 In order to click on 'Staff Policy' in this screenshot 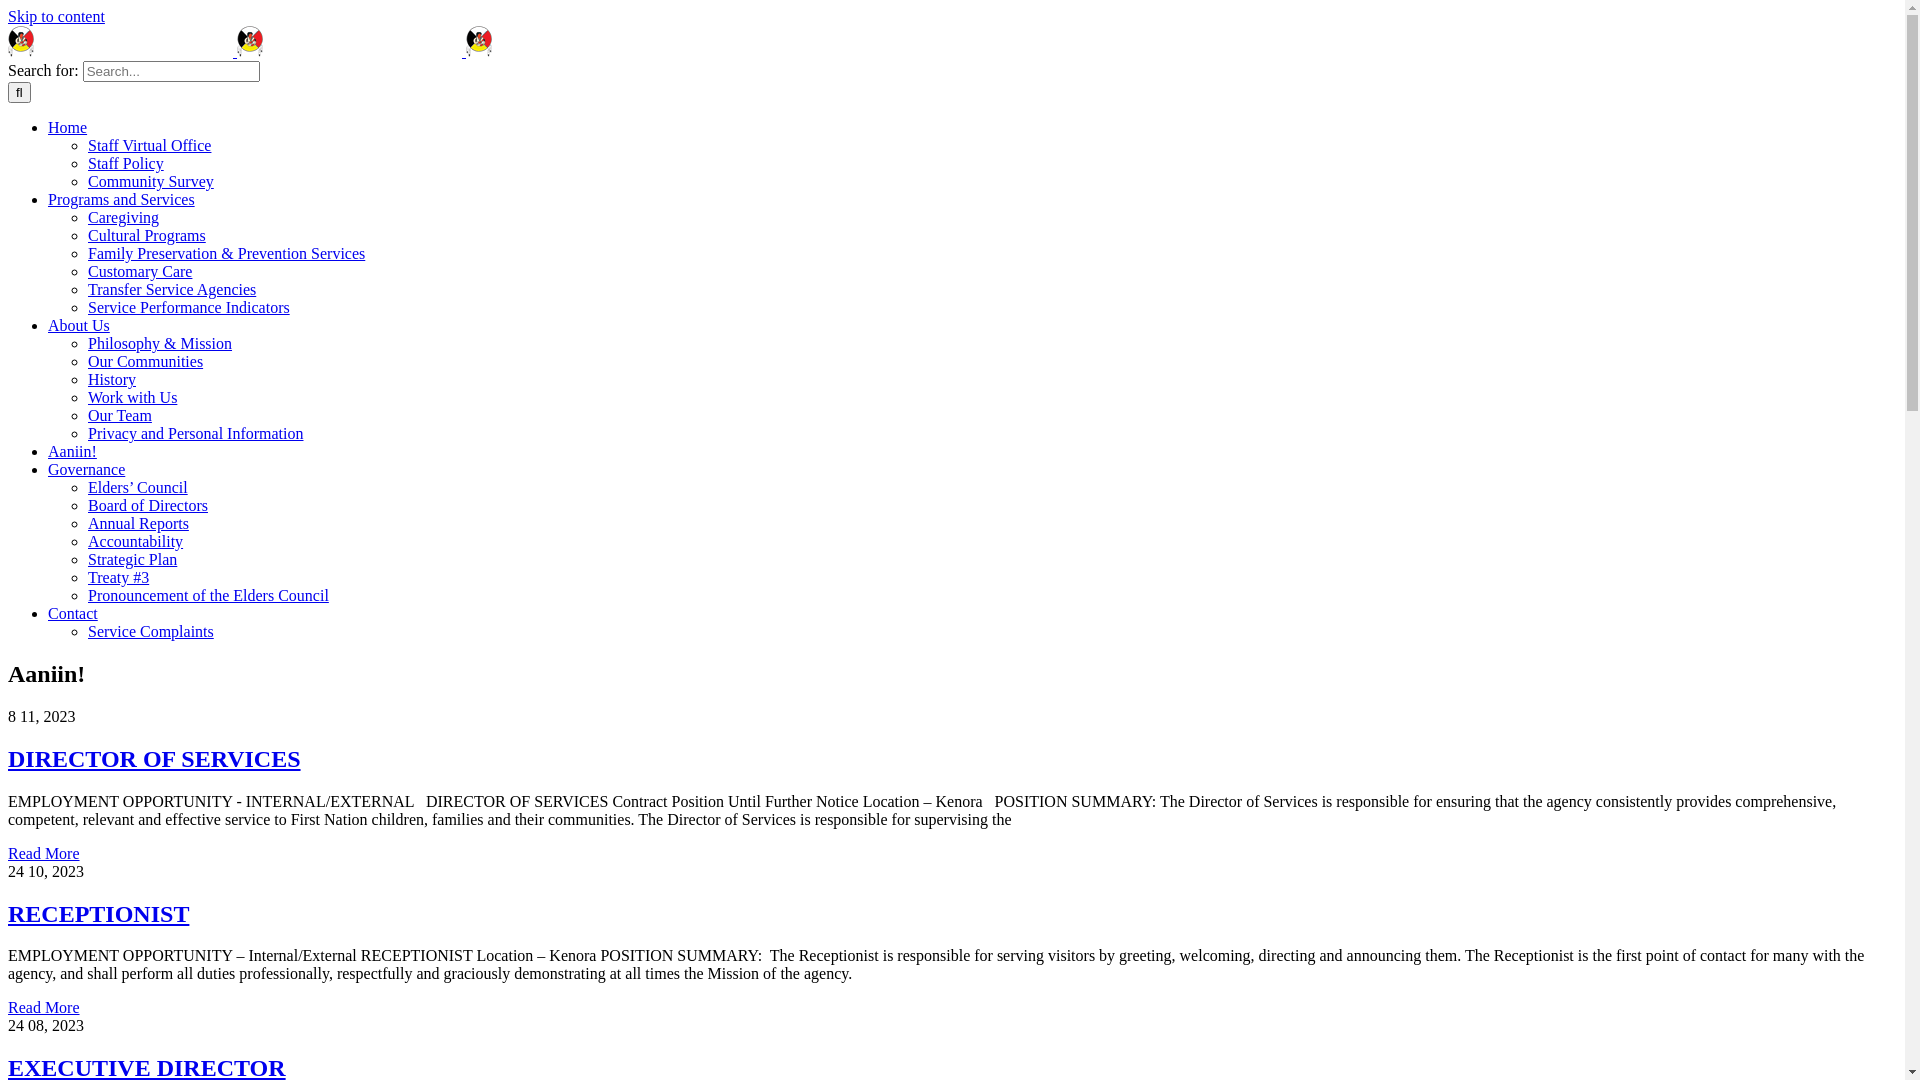, I will do `click(124, 162)`.